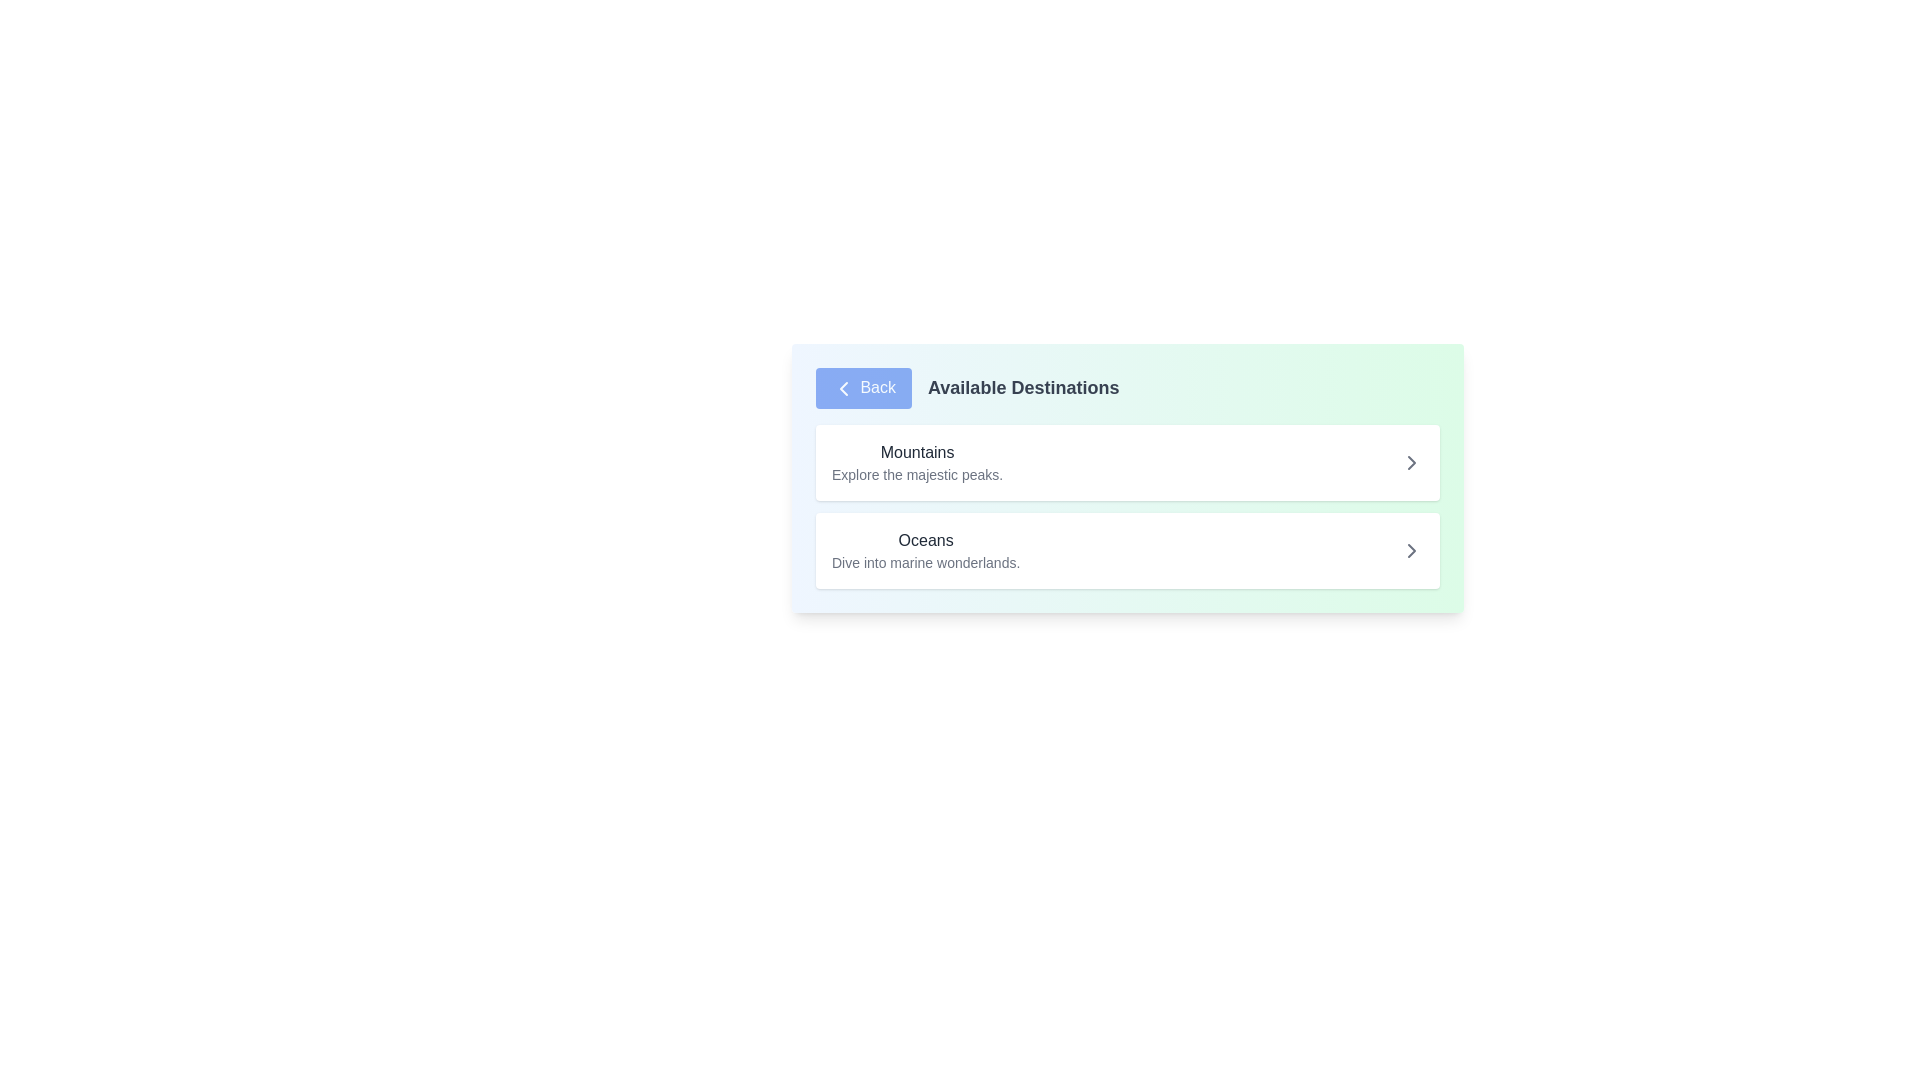 This screenshot has width=1920, height=1080. What do you see at coordinates (1410, 462) in the screenshot?
I see `the chevron arrow icon at the far-right end of the 'Mountains' section` at bounding box center [1410, 462].